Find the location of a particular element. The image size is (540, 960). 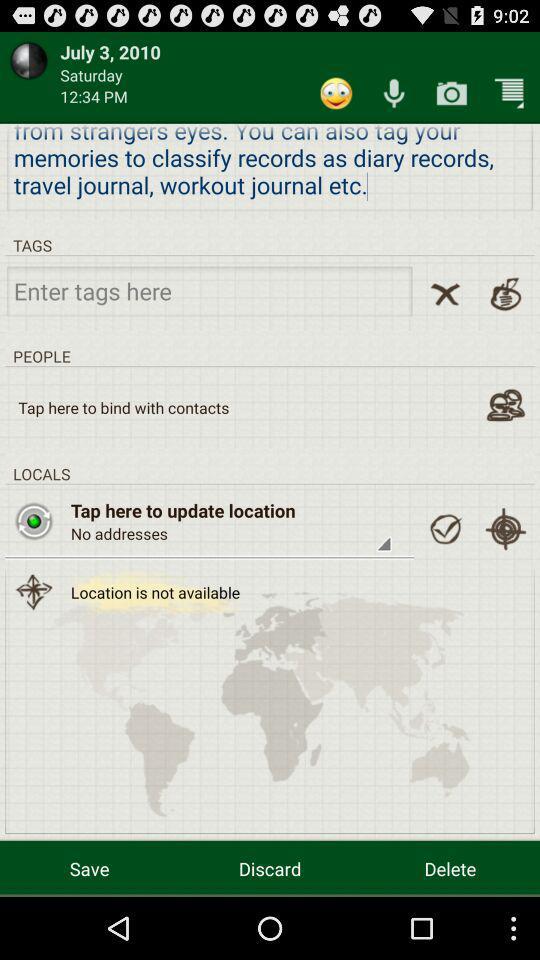

the group icon is located at coordinates (504, 433).